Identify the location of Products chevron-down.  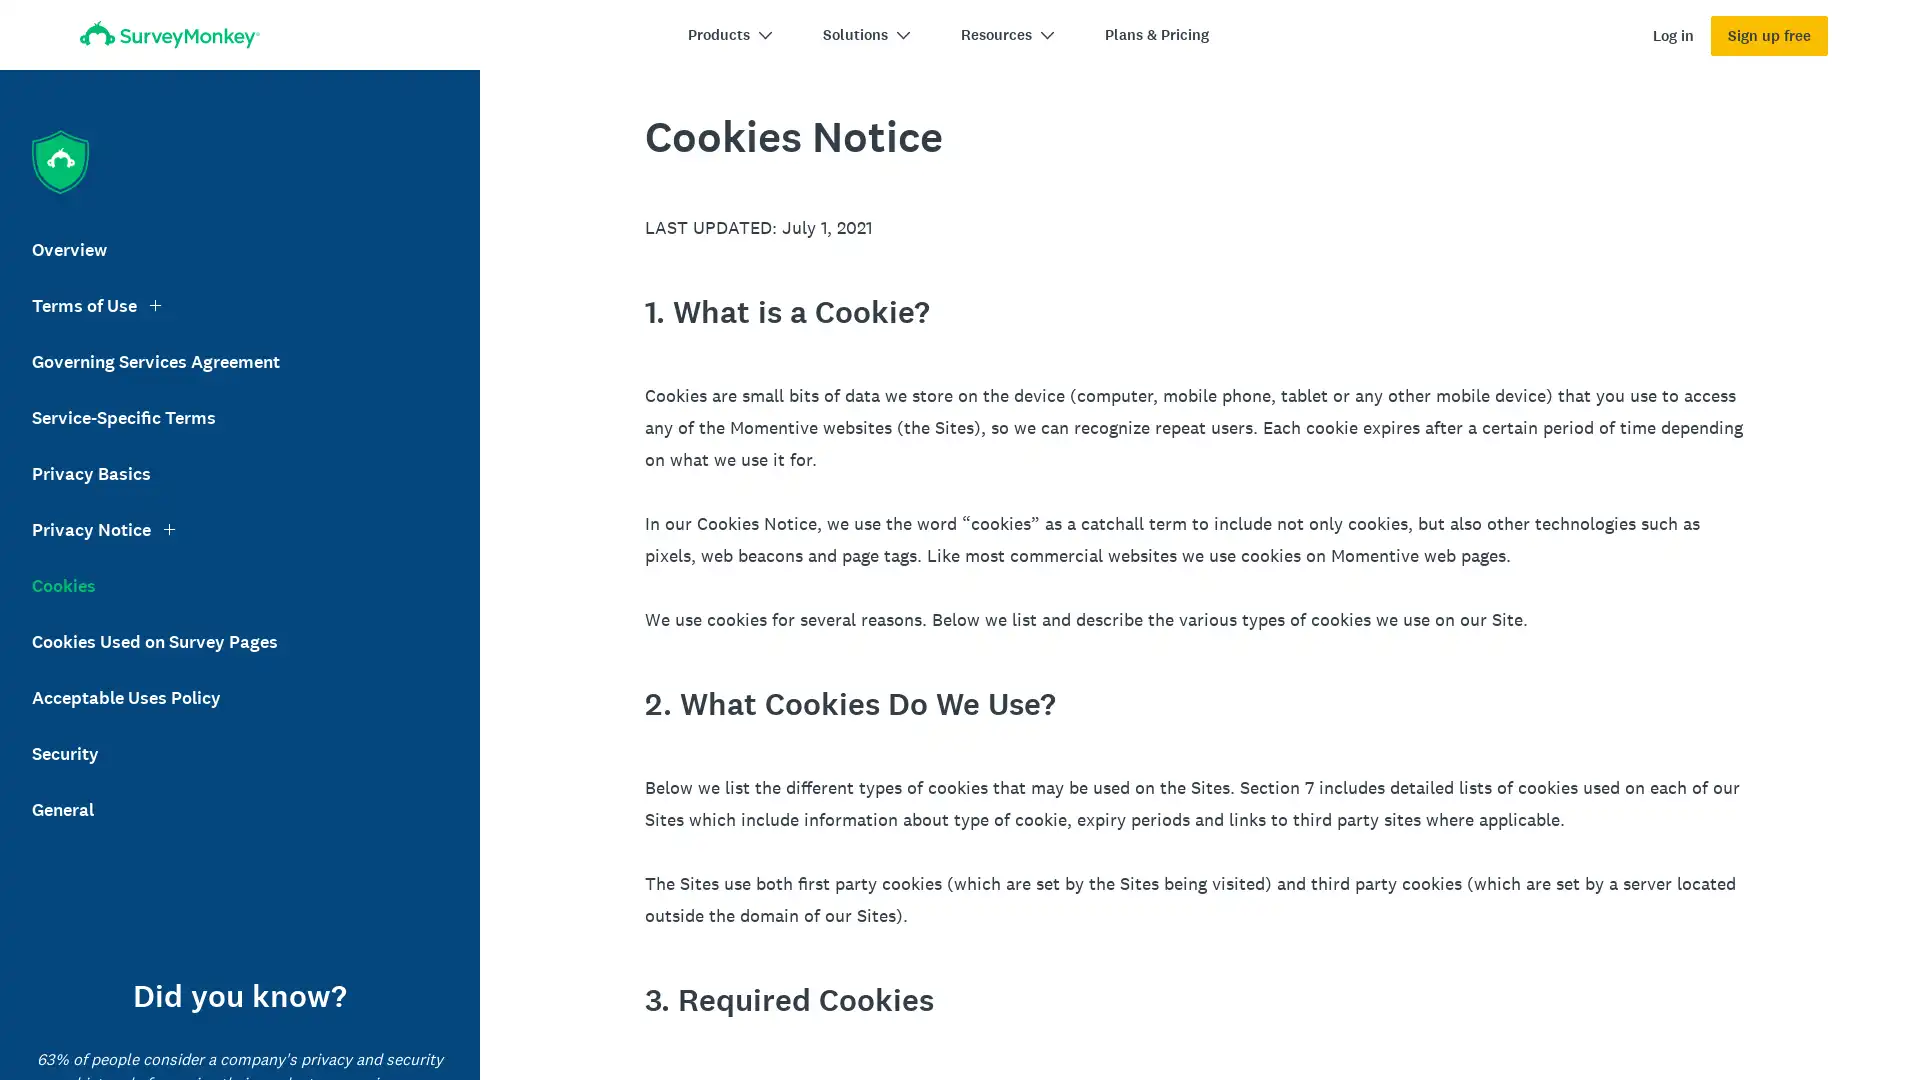
(728, 34).